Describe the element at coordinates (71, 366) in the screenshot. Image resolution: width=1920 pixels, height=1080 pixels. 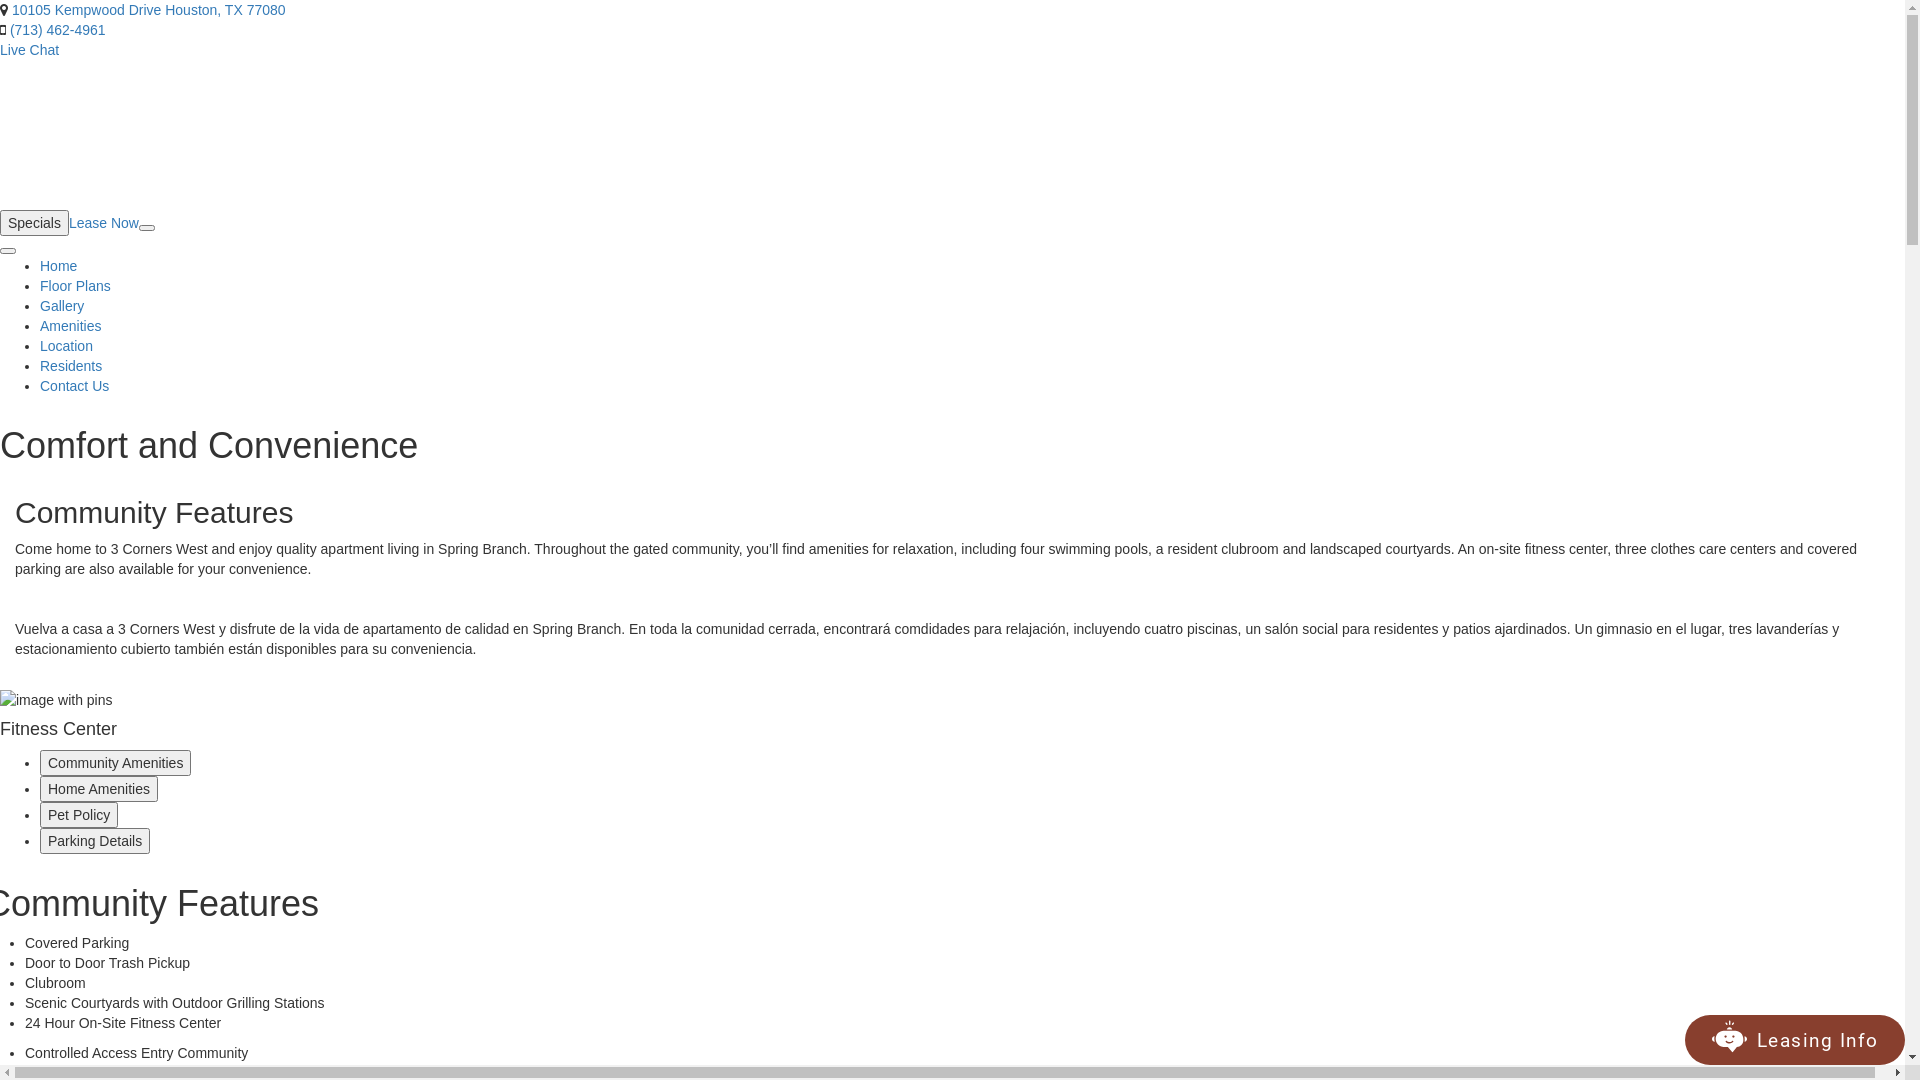
I see `'Residents'` at that location.